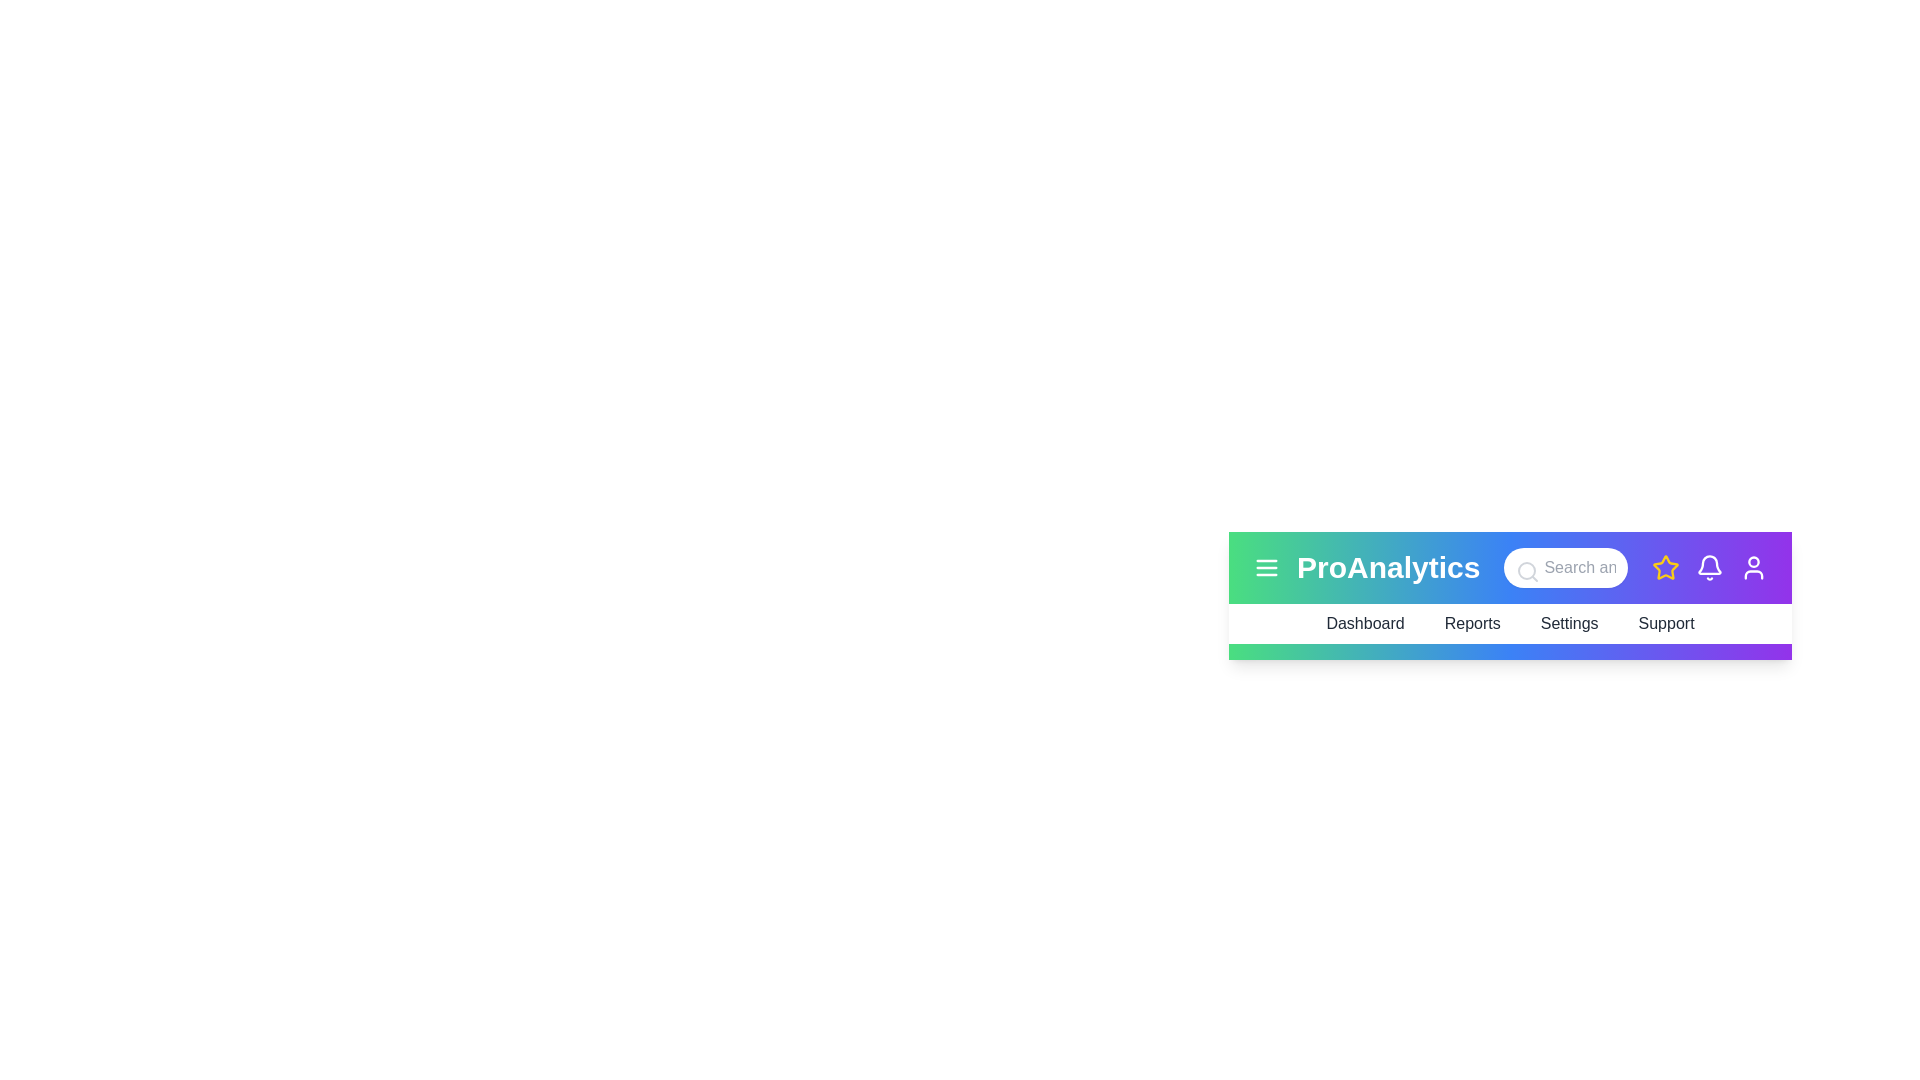  Describe the element at coordinates (1364, 623) in the screenshot. I see `the menu item Dashboard to trigger additional feedback` at that location.